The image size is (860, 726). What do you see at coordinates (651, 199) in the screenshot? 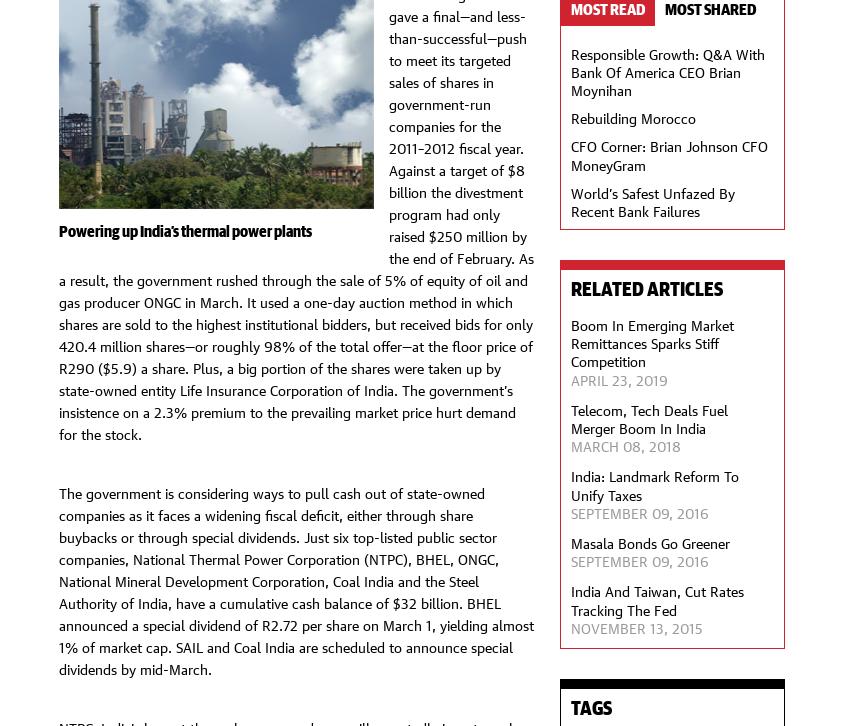
I see `'World’s Safest Unfazed By Recent Bank Failures'` at bounding box center [651, 199].